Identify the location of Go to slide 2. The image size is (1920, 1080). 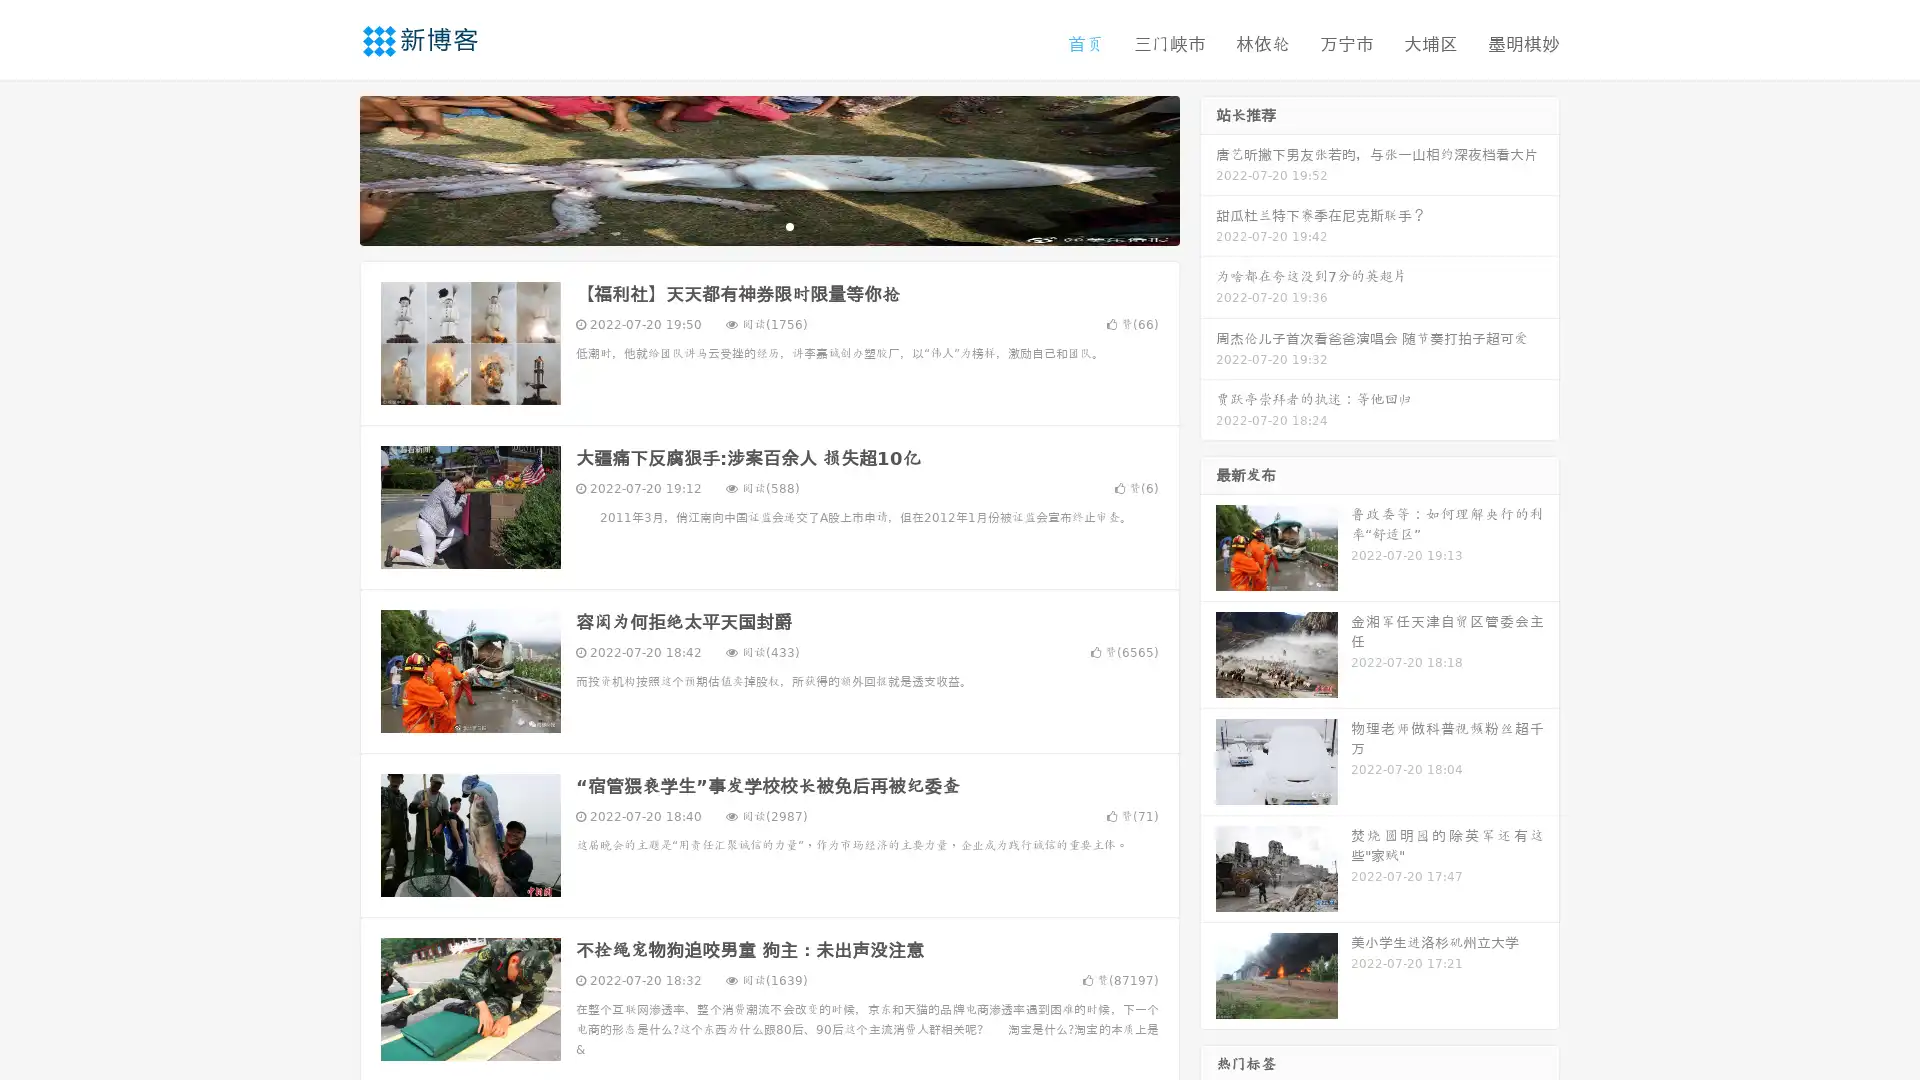
(768, 225).